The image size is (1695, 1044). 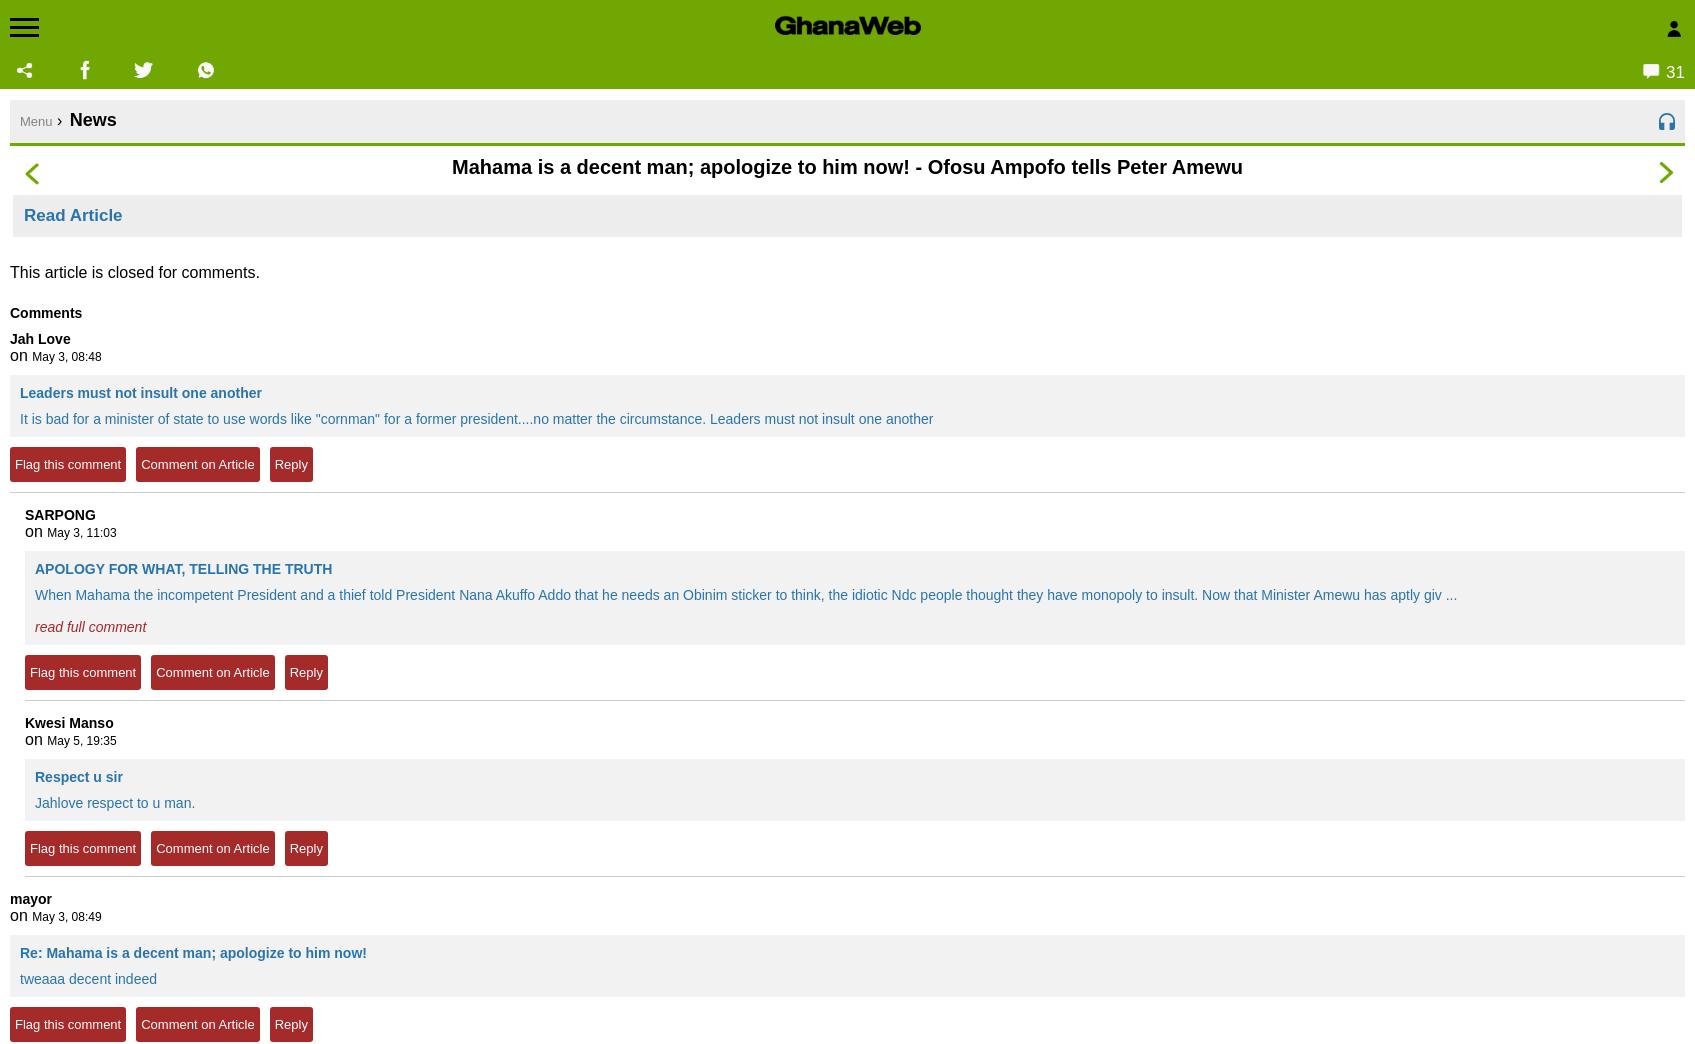 I want to click on 'When Mahama the incompetent President and a thief told President Nana Akuffo Addo that he needs an Obinim sticker to think, the idiotic Ndc people thought they have monopoly to insult.

Now that Minister Amewu has aptly giv ...', so click(x=744, y=594).